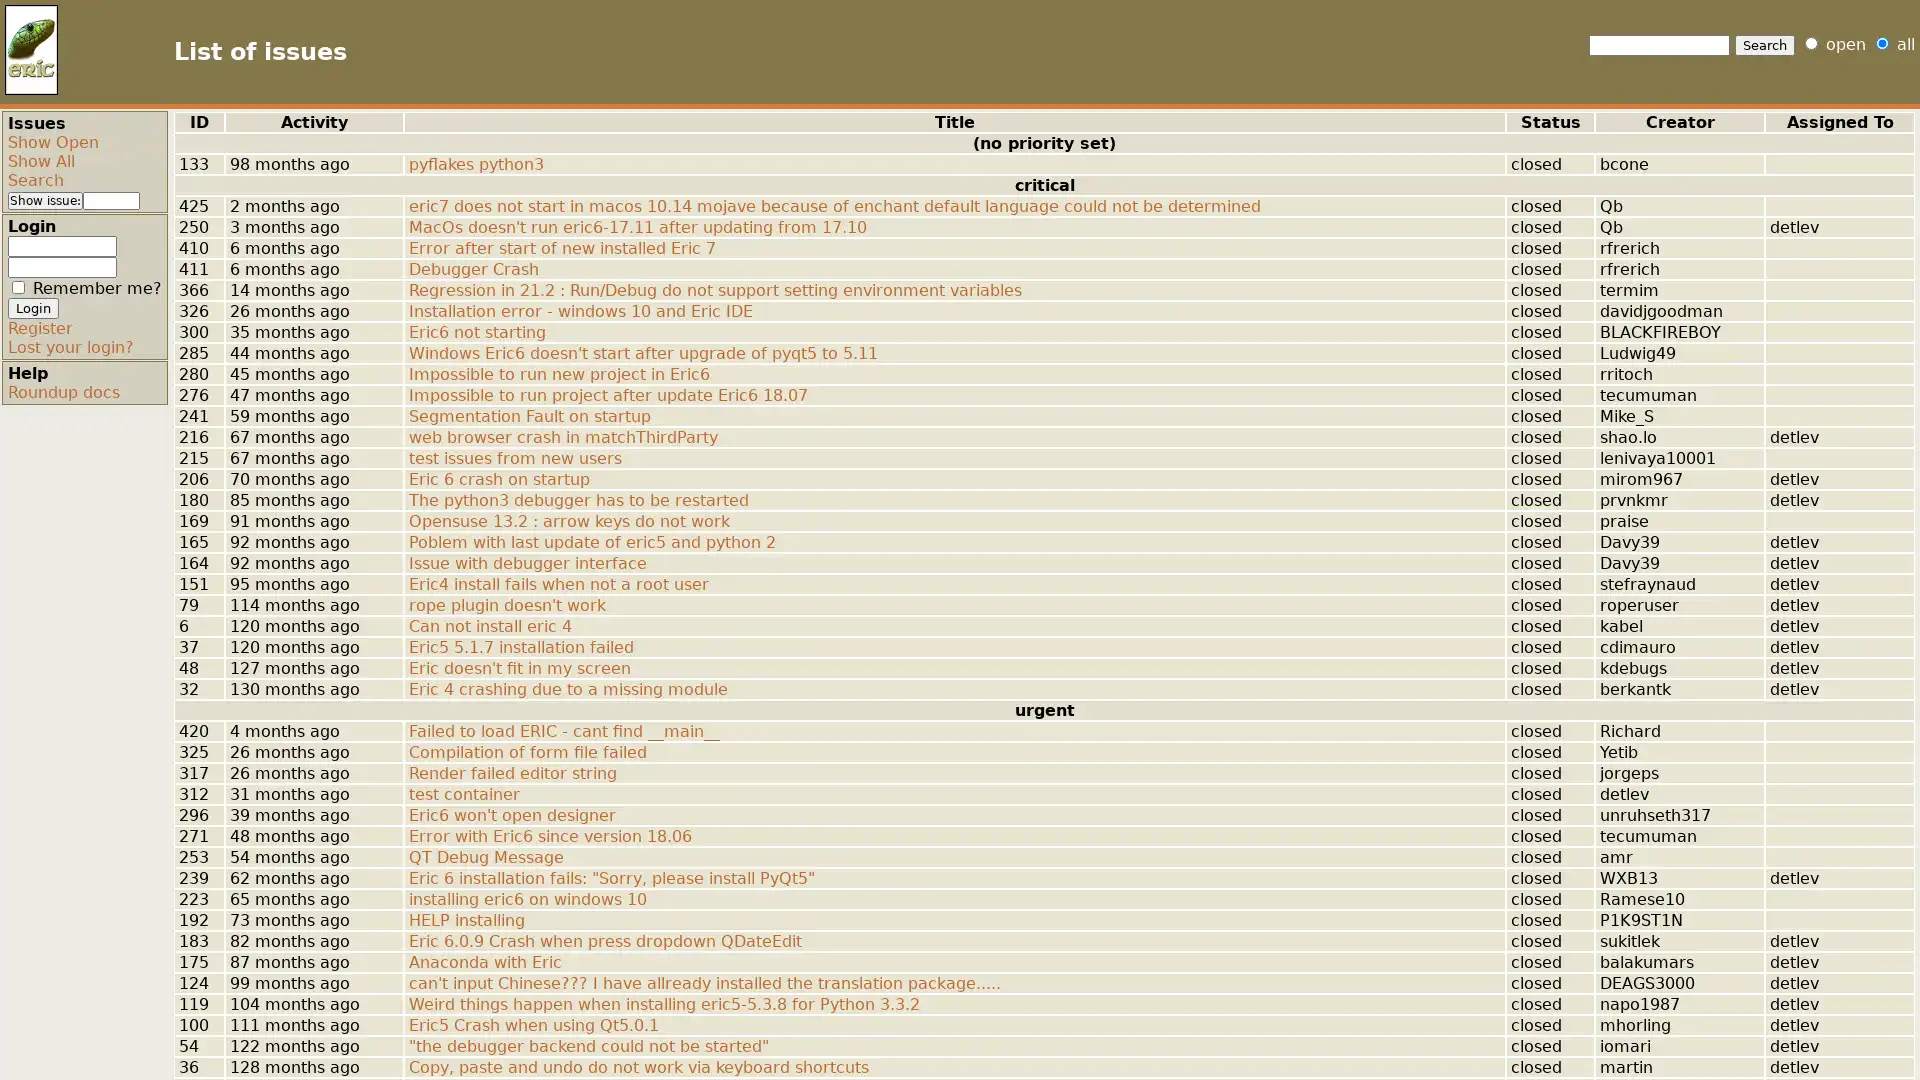 The image size is (1920, 1080). Describe the element at coordinates (33, 308) in the screenshot. I see `Login` at that location.